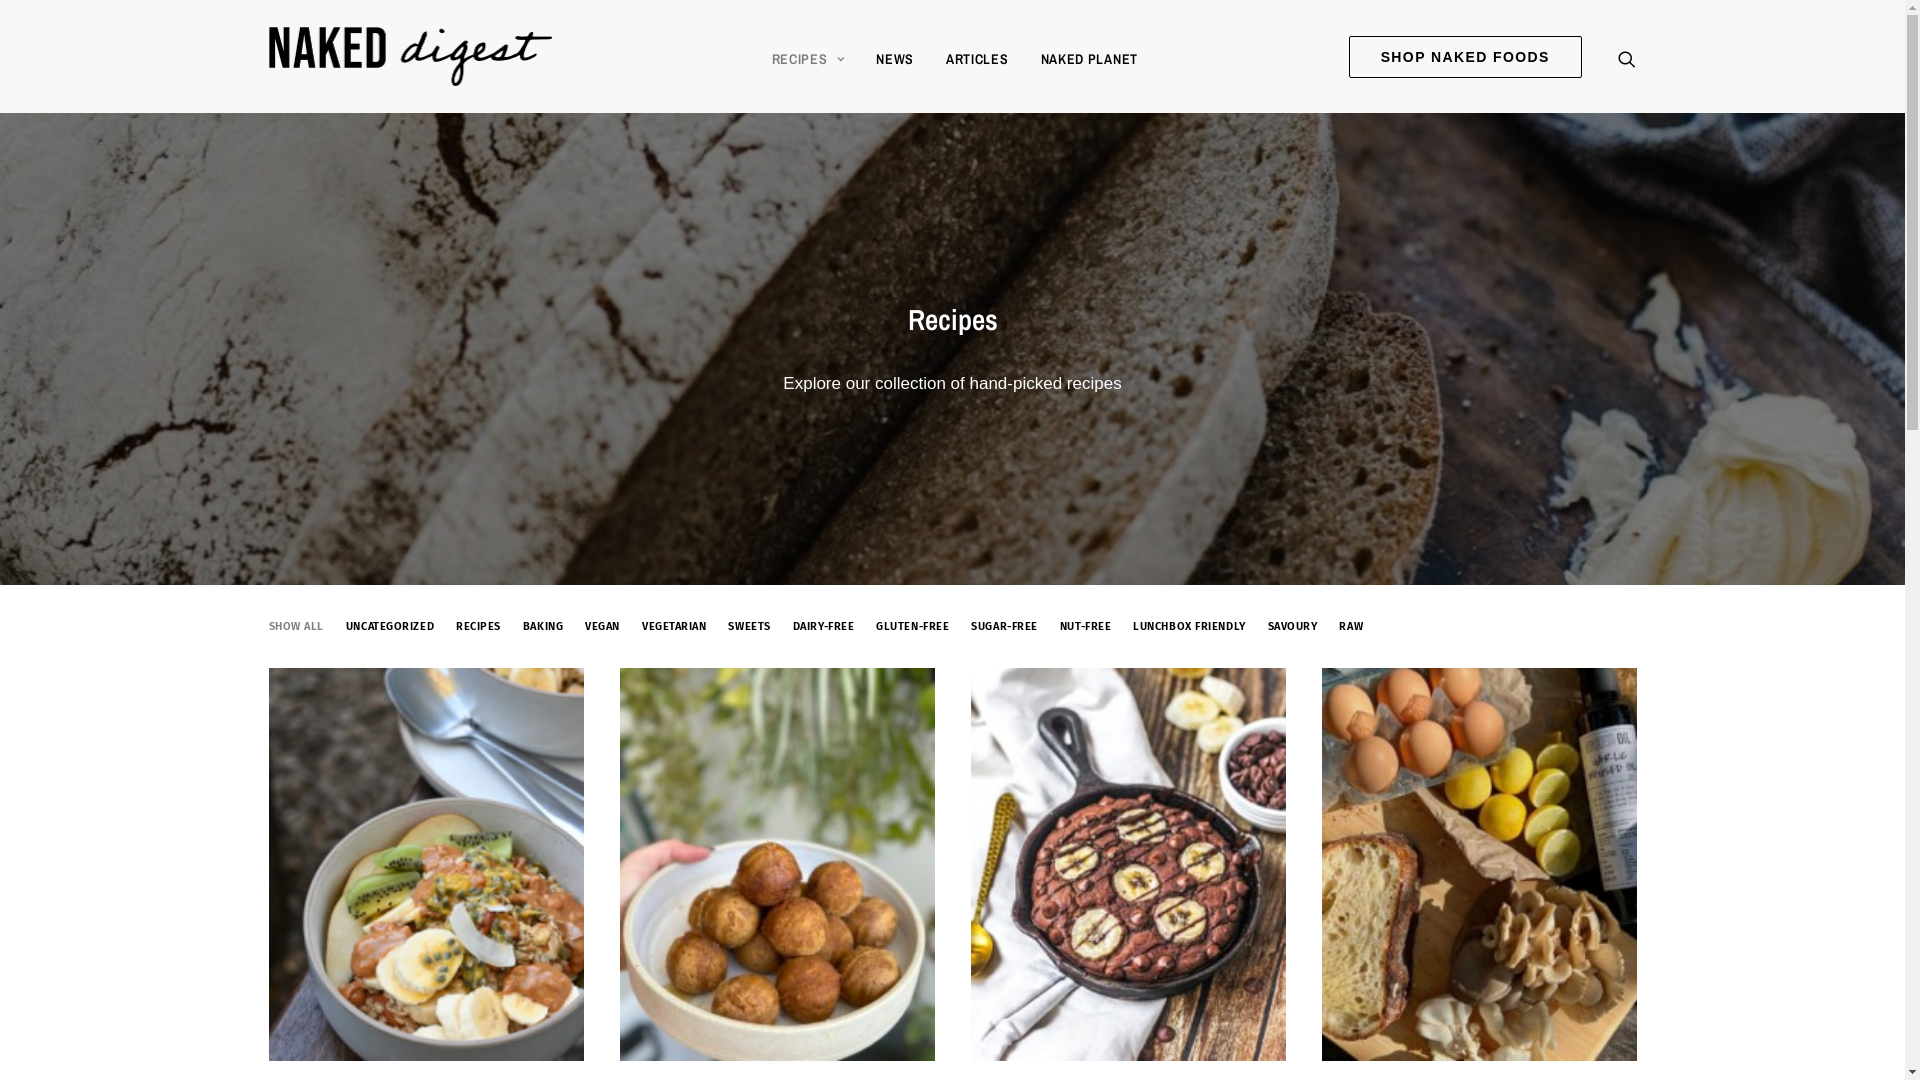 This screenshot has height=1080, width=1920. What do you see at coordinates (542, 625) in the screenshot?
I see `'BAKING'` at bounding box center [542, 625].